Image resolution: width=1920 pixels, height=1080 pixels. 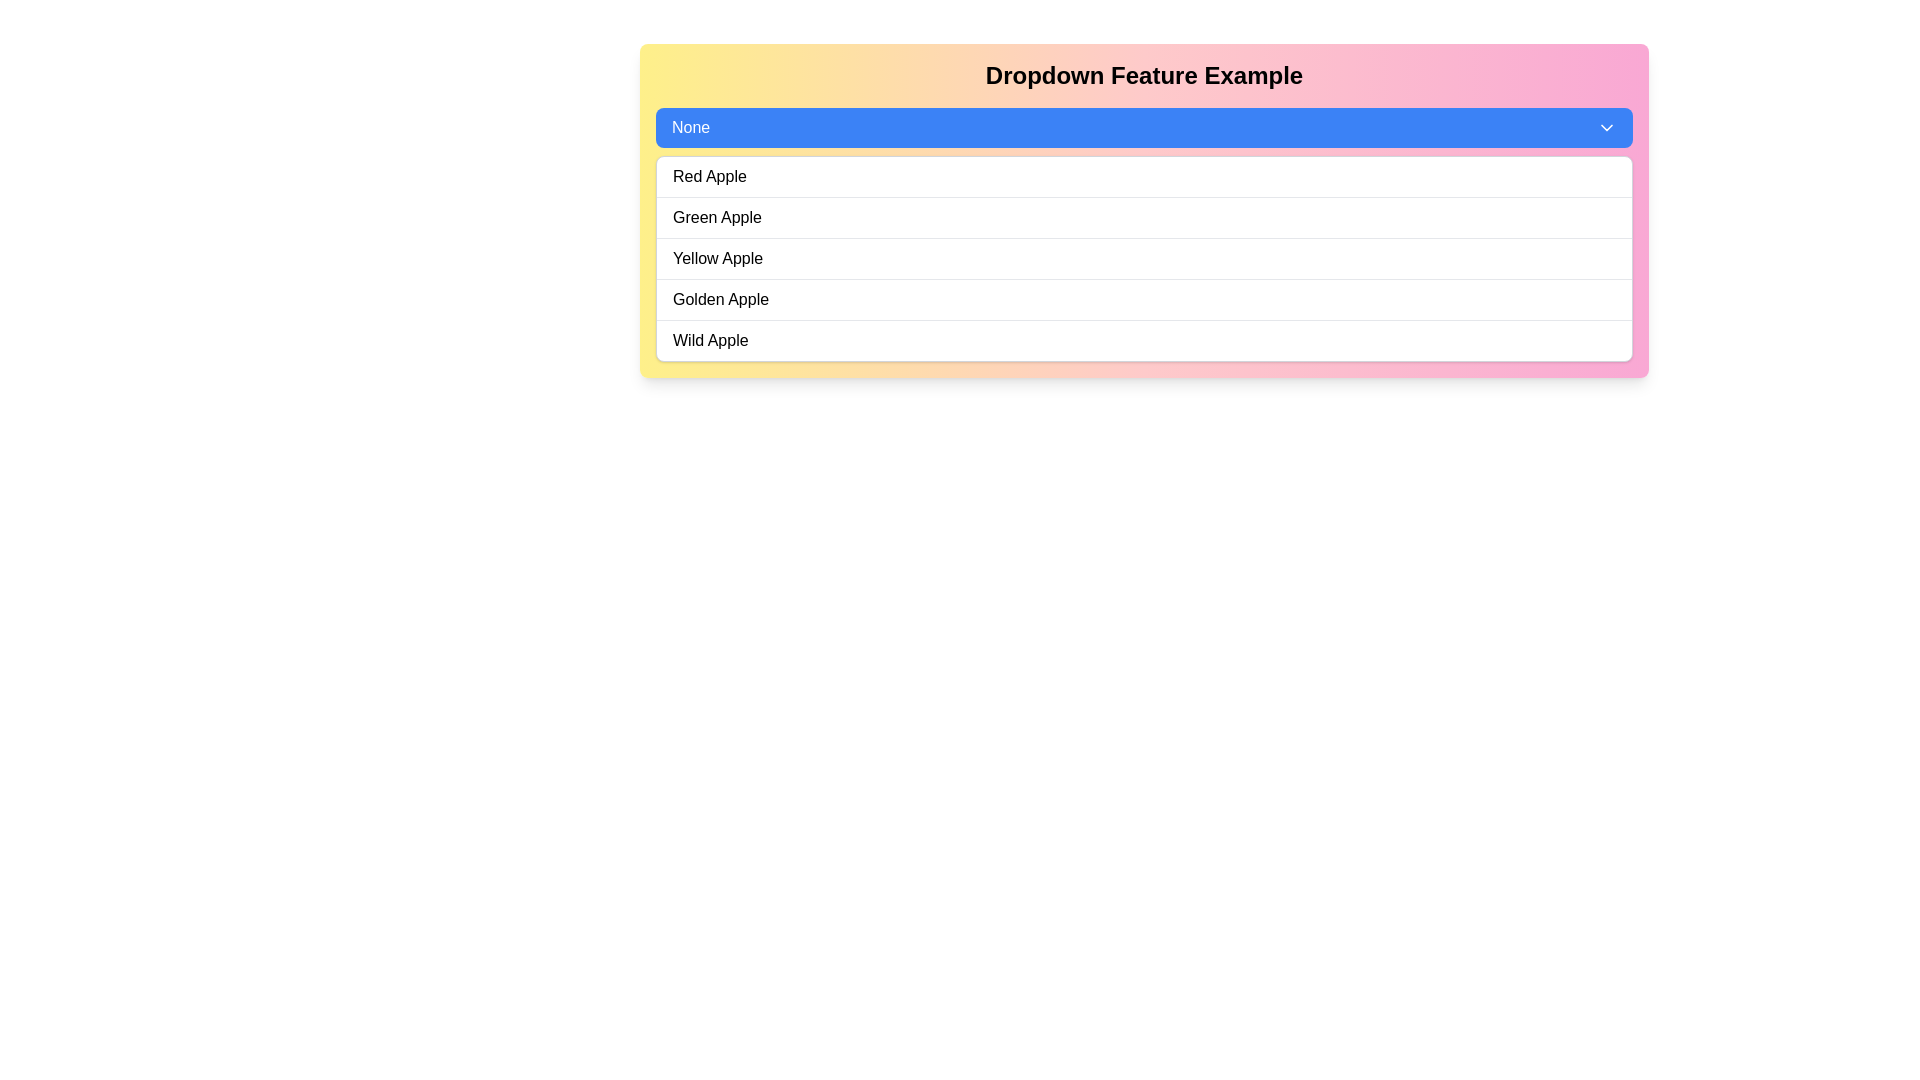 I want to click on the first item in the dropdown menu, which is a text label displaying 'Red Apple', so click(x=1144, y=176).